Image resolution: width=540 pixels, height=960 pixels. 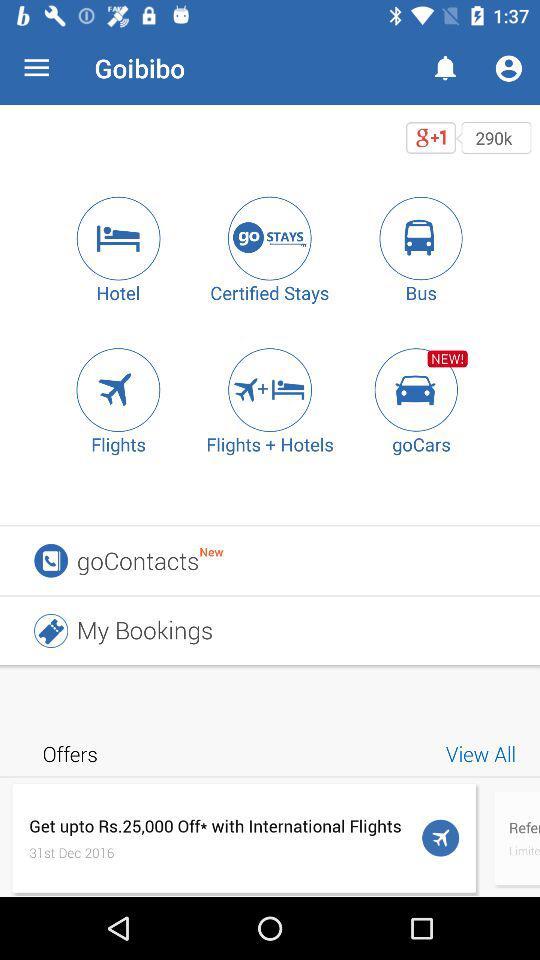 What do you see at coordinates (483, 752) in the screenshot?
I see `view all item` at bounding box center [483, 752].